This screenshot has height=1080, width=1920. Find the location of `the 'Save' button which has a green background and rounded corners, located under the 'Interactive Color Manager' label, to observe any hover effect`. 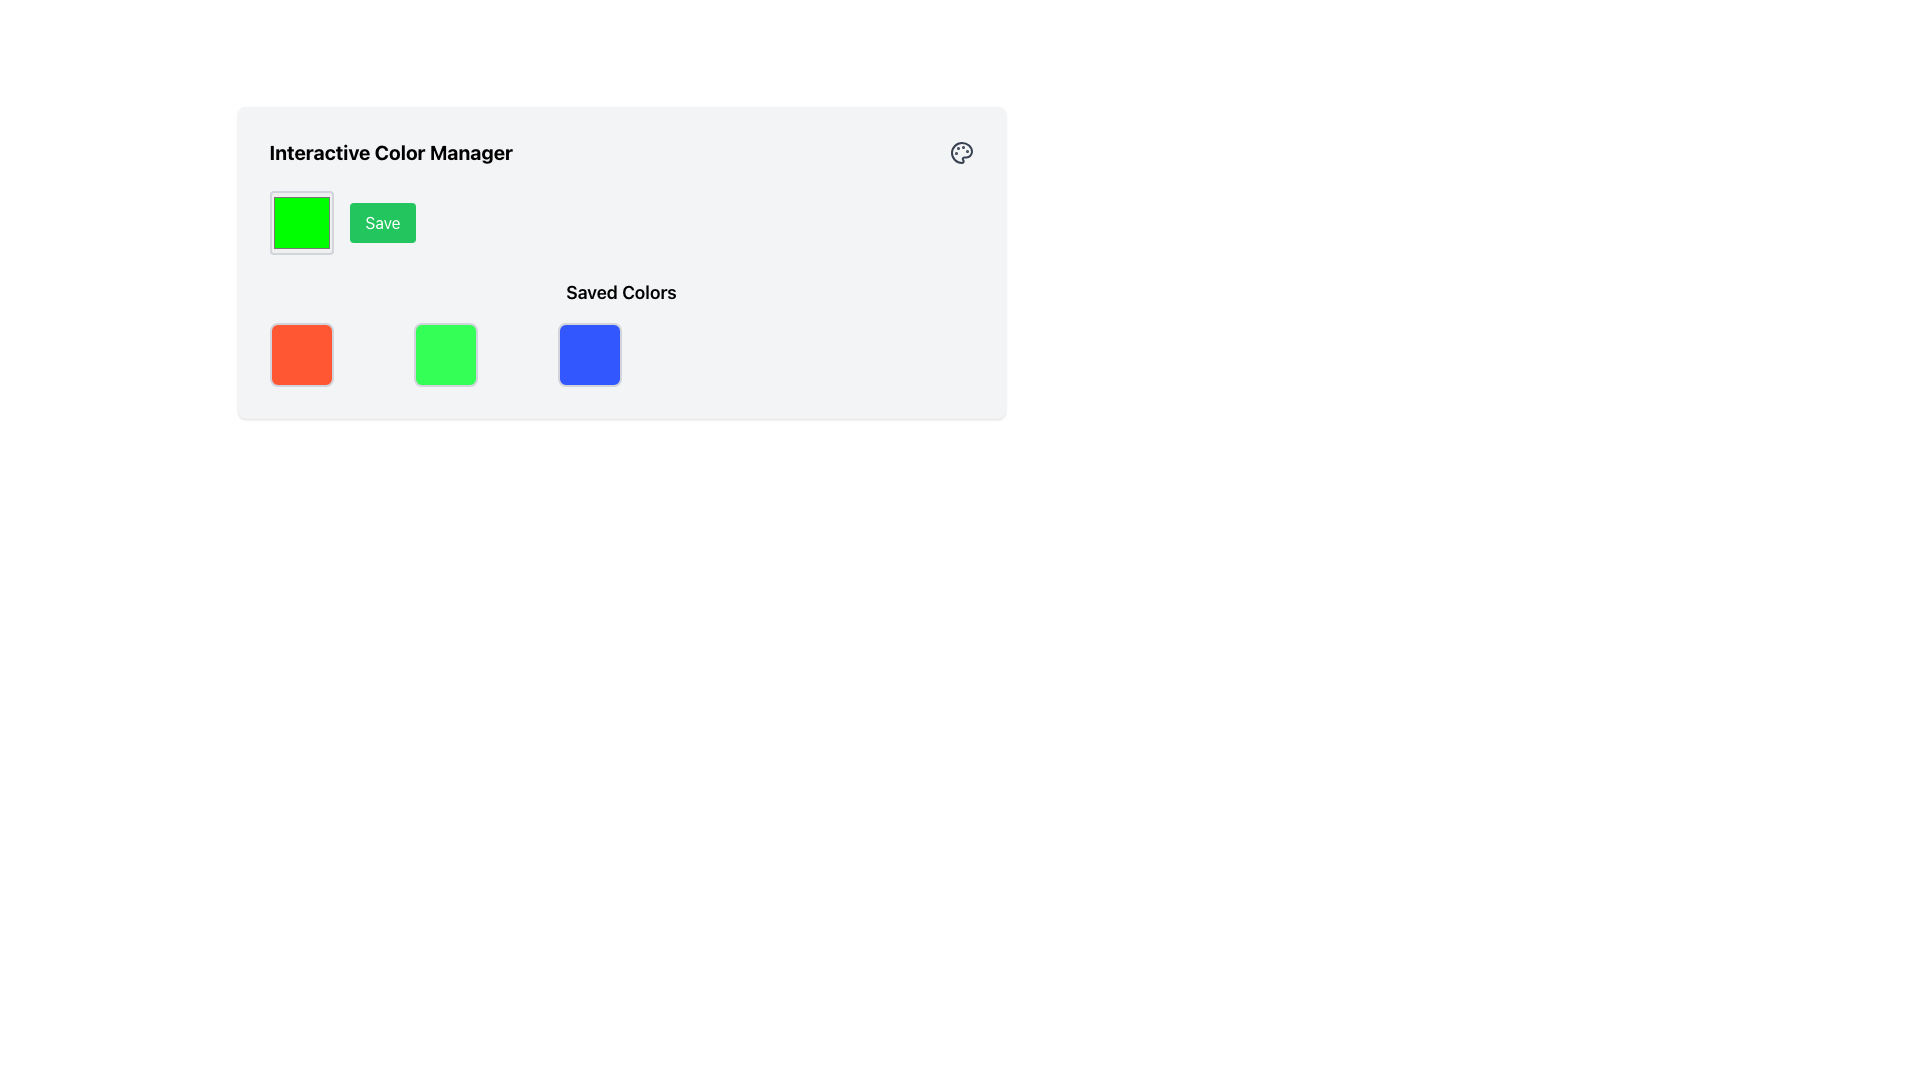

the 'Save' button which has a green background and rounded corners, located under the 'Interactive Color Manager' label, to observe any hover effect is located at coordinates (383, 223).